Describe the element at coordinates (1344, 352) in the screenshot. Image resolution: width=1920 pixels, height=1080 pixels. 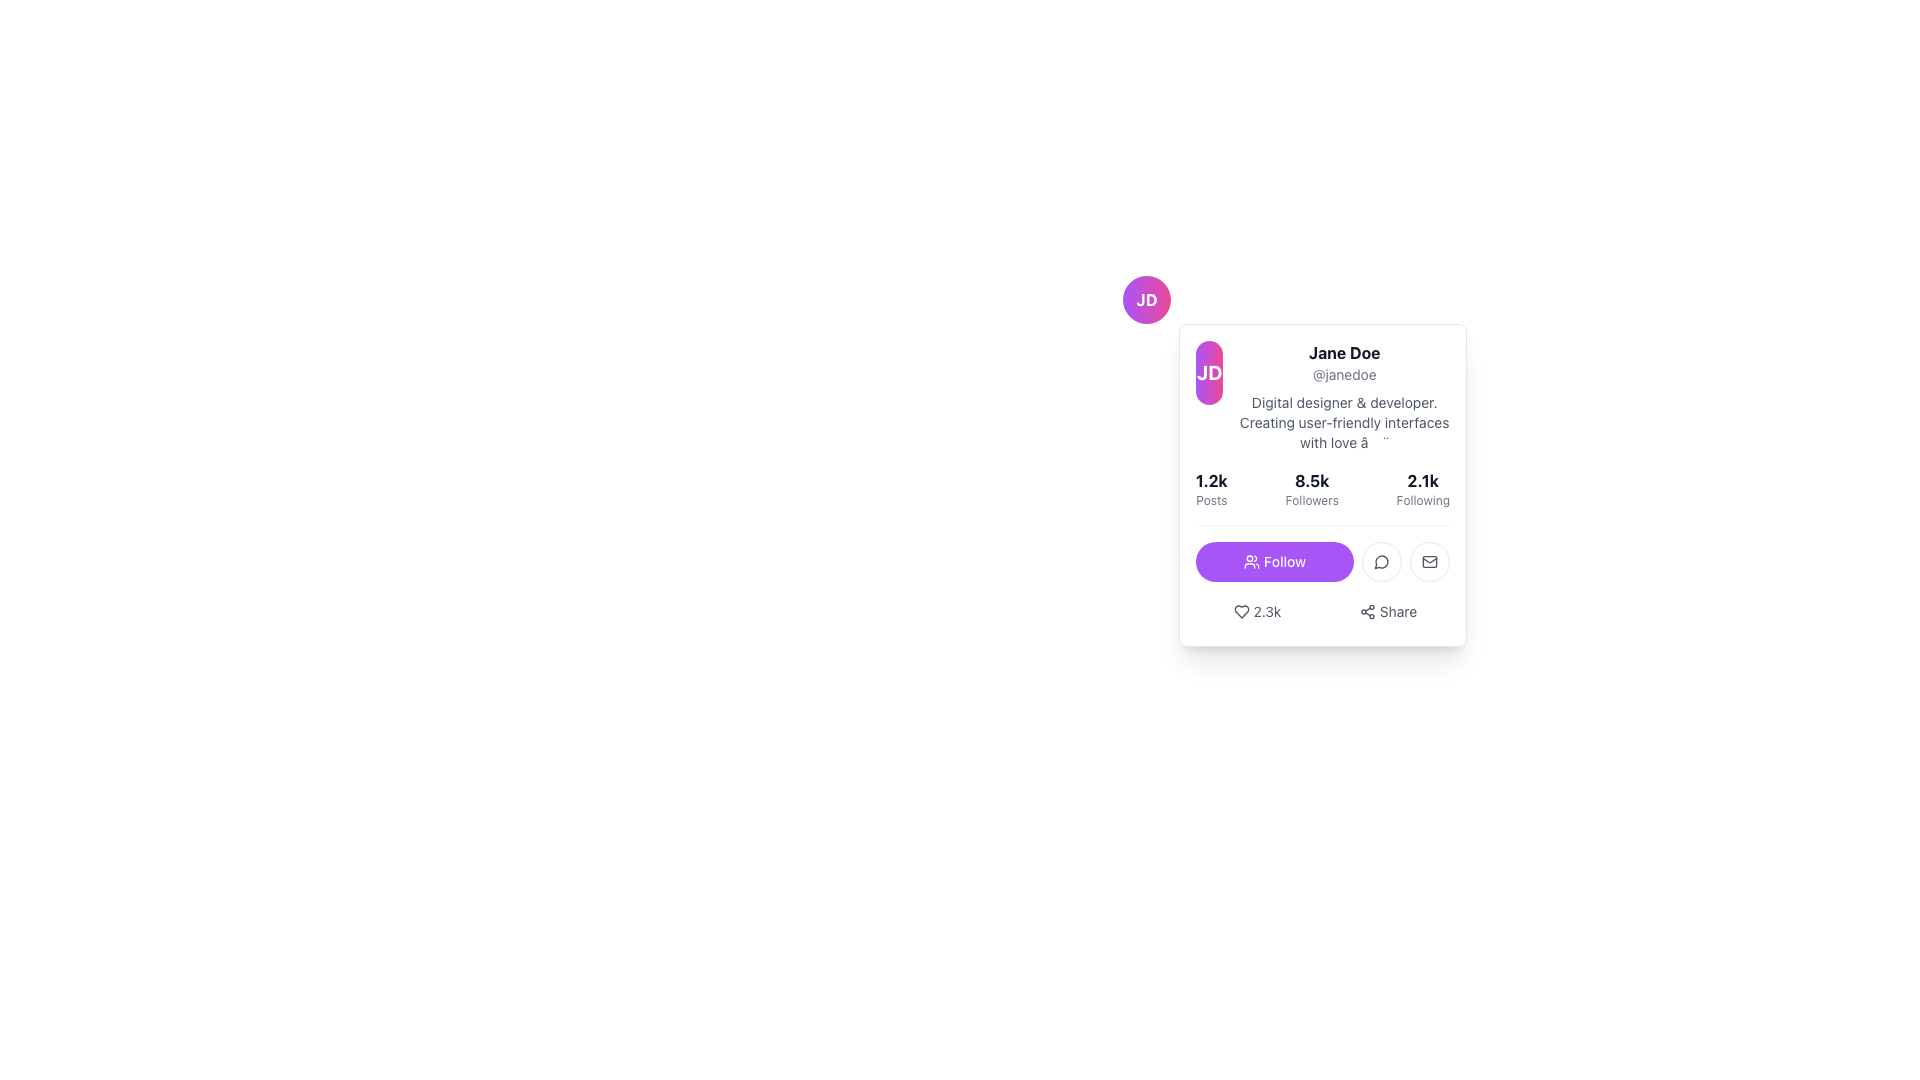
I see `the text 'Jane Doe' from the text label that is prominently displayed in bold on a white background, located at the top-middle area of the user information card` at that location.